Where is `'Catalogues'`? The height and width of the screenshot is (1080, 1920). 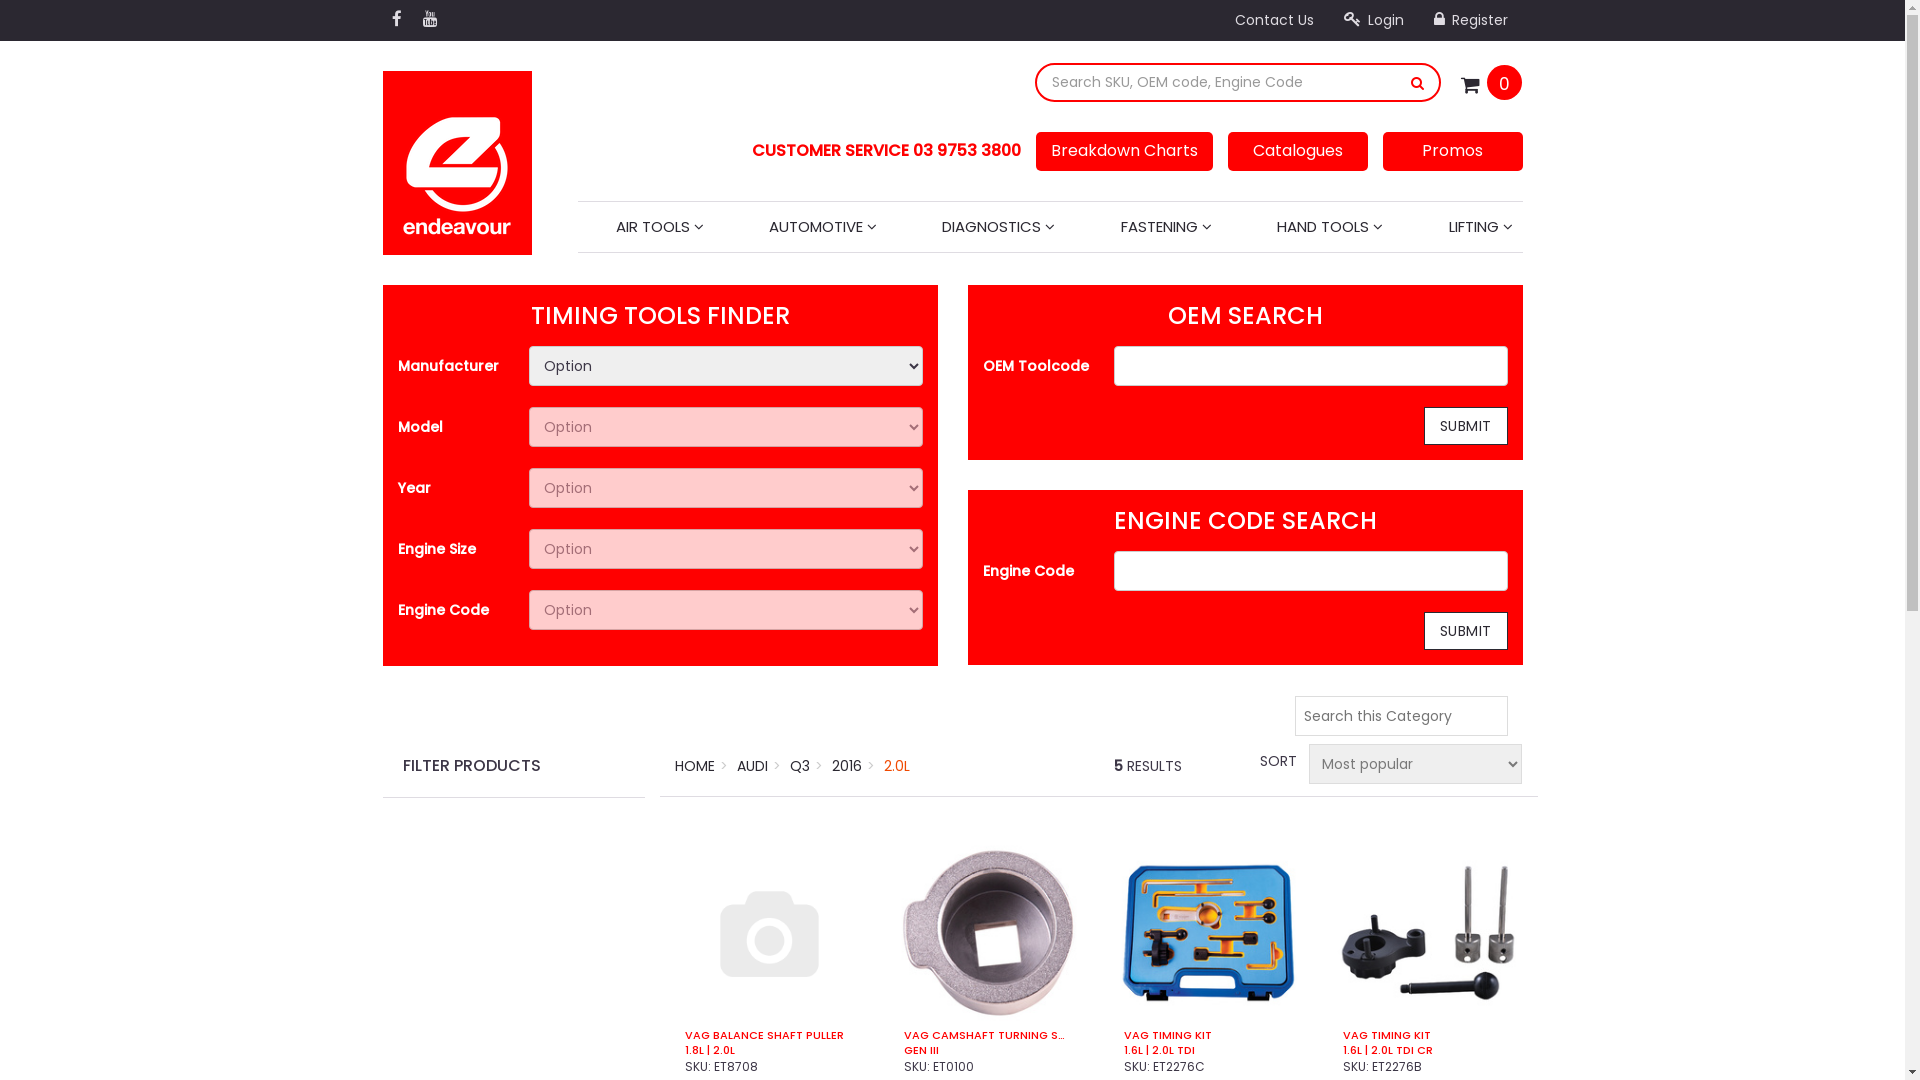
'Catalogues' is located at coordinates (1297, 150).